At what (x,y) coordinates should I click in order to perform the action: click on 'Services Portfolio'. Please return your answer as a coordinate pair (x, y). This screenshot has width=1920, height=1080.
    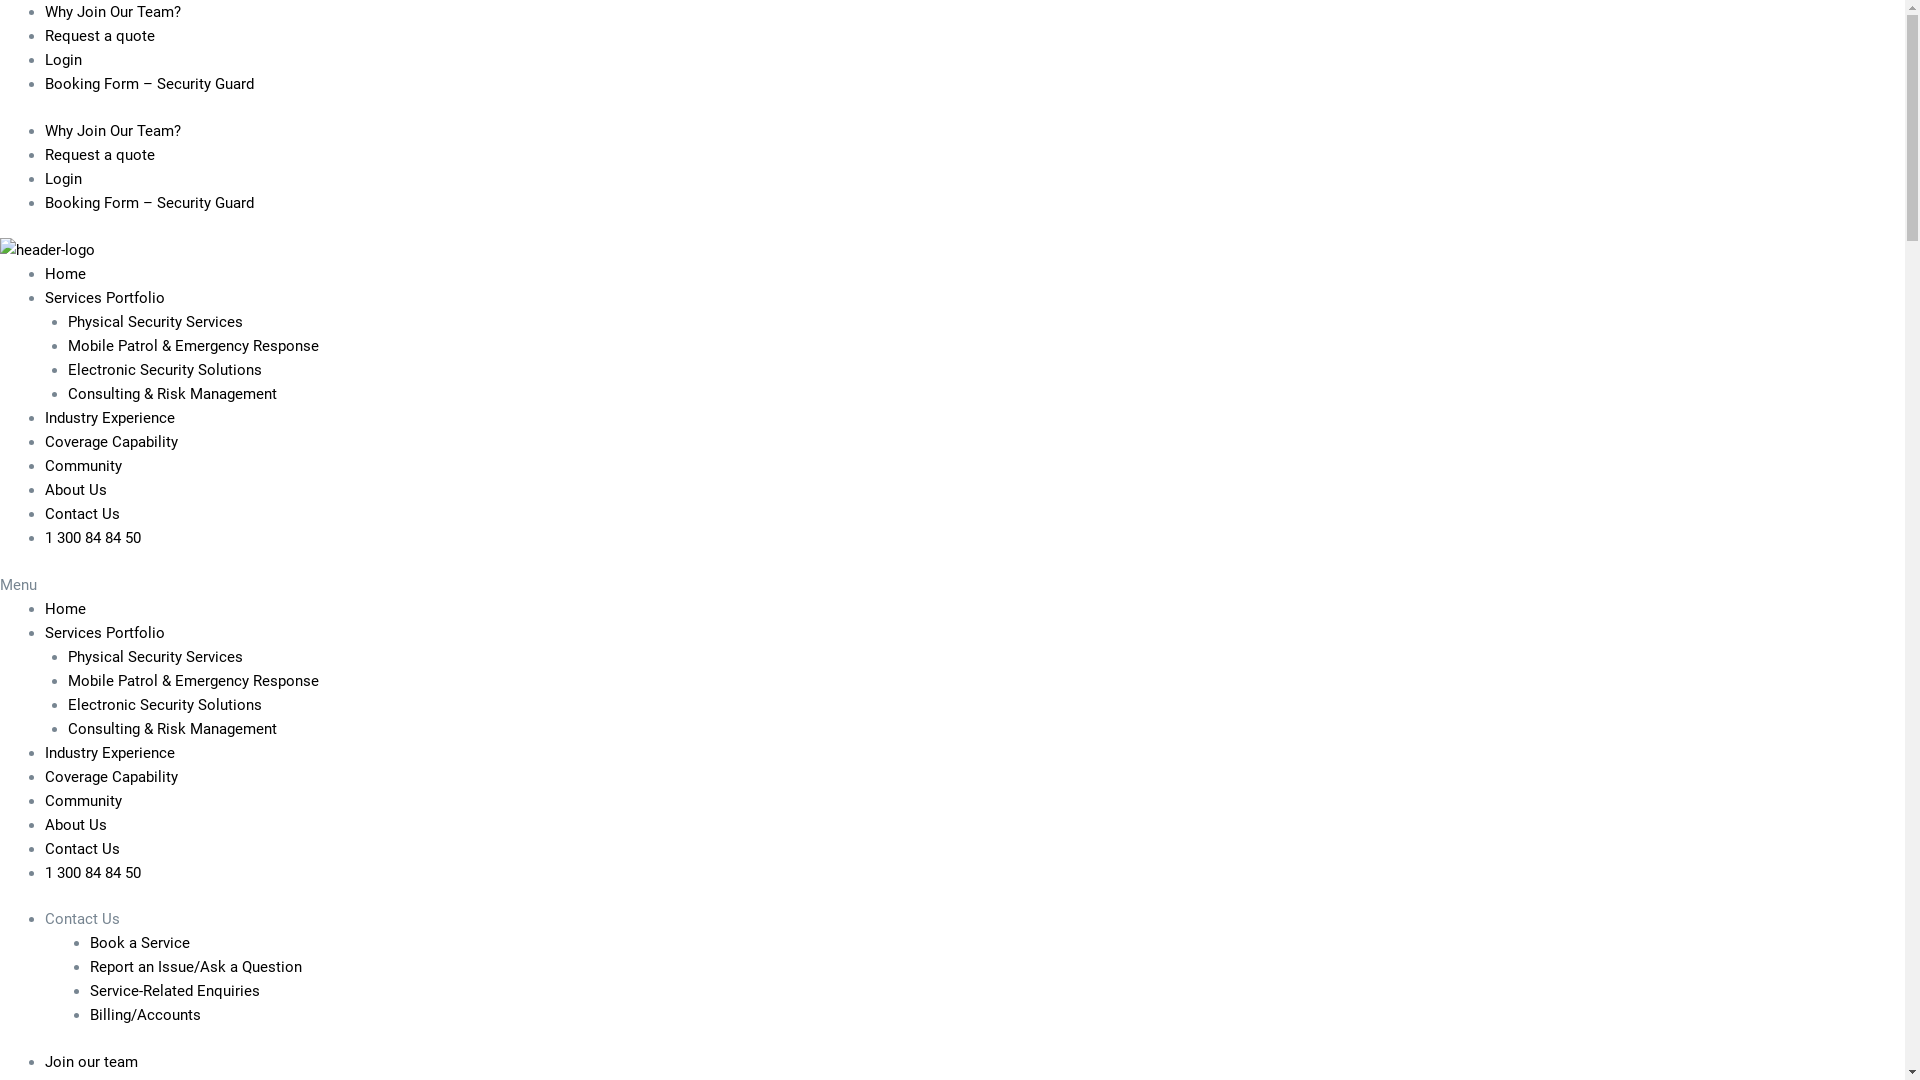
    Looking at the image, I should click on (104, 632).